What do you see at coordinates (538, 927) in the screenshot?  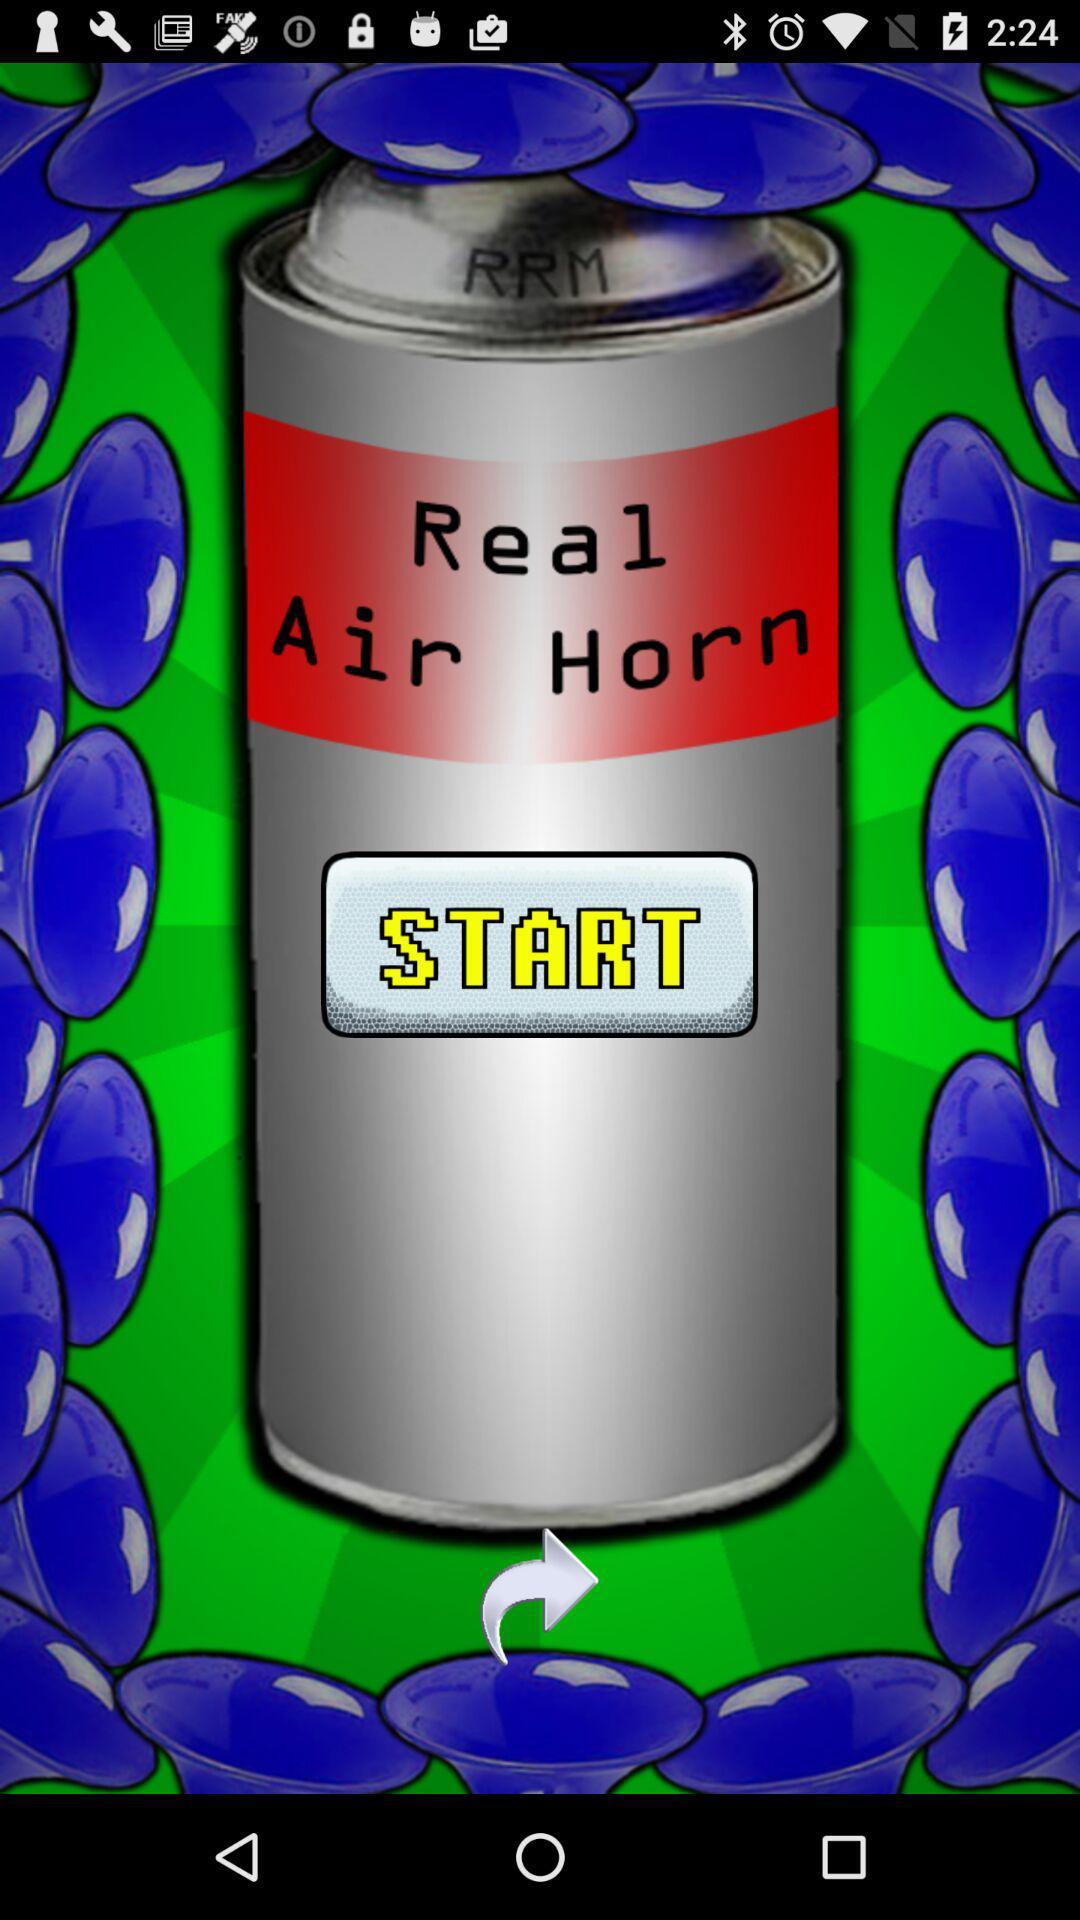 I see `start` at bounding box center [538, 927].